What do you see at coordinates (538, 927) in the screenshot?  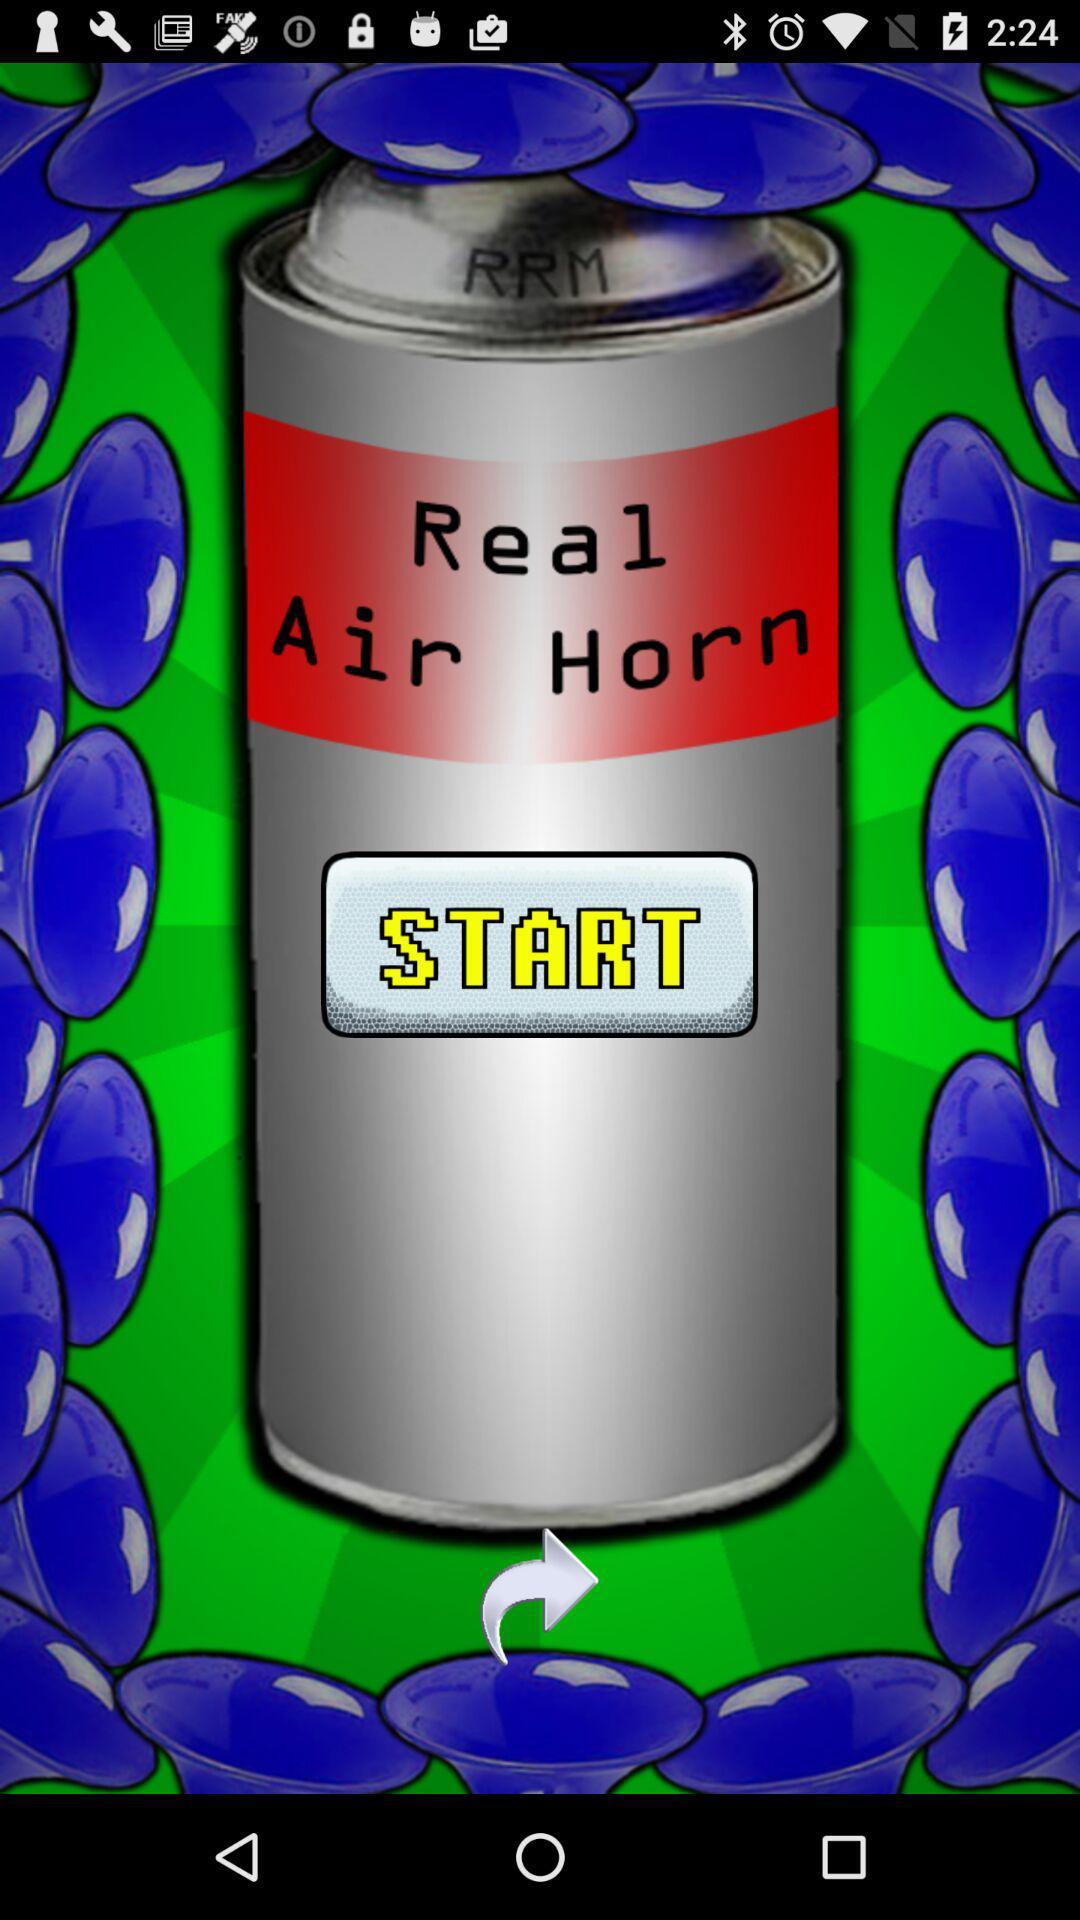 I see `start` at bounding box center [538, 927].